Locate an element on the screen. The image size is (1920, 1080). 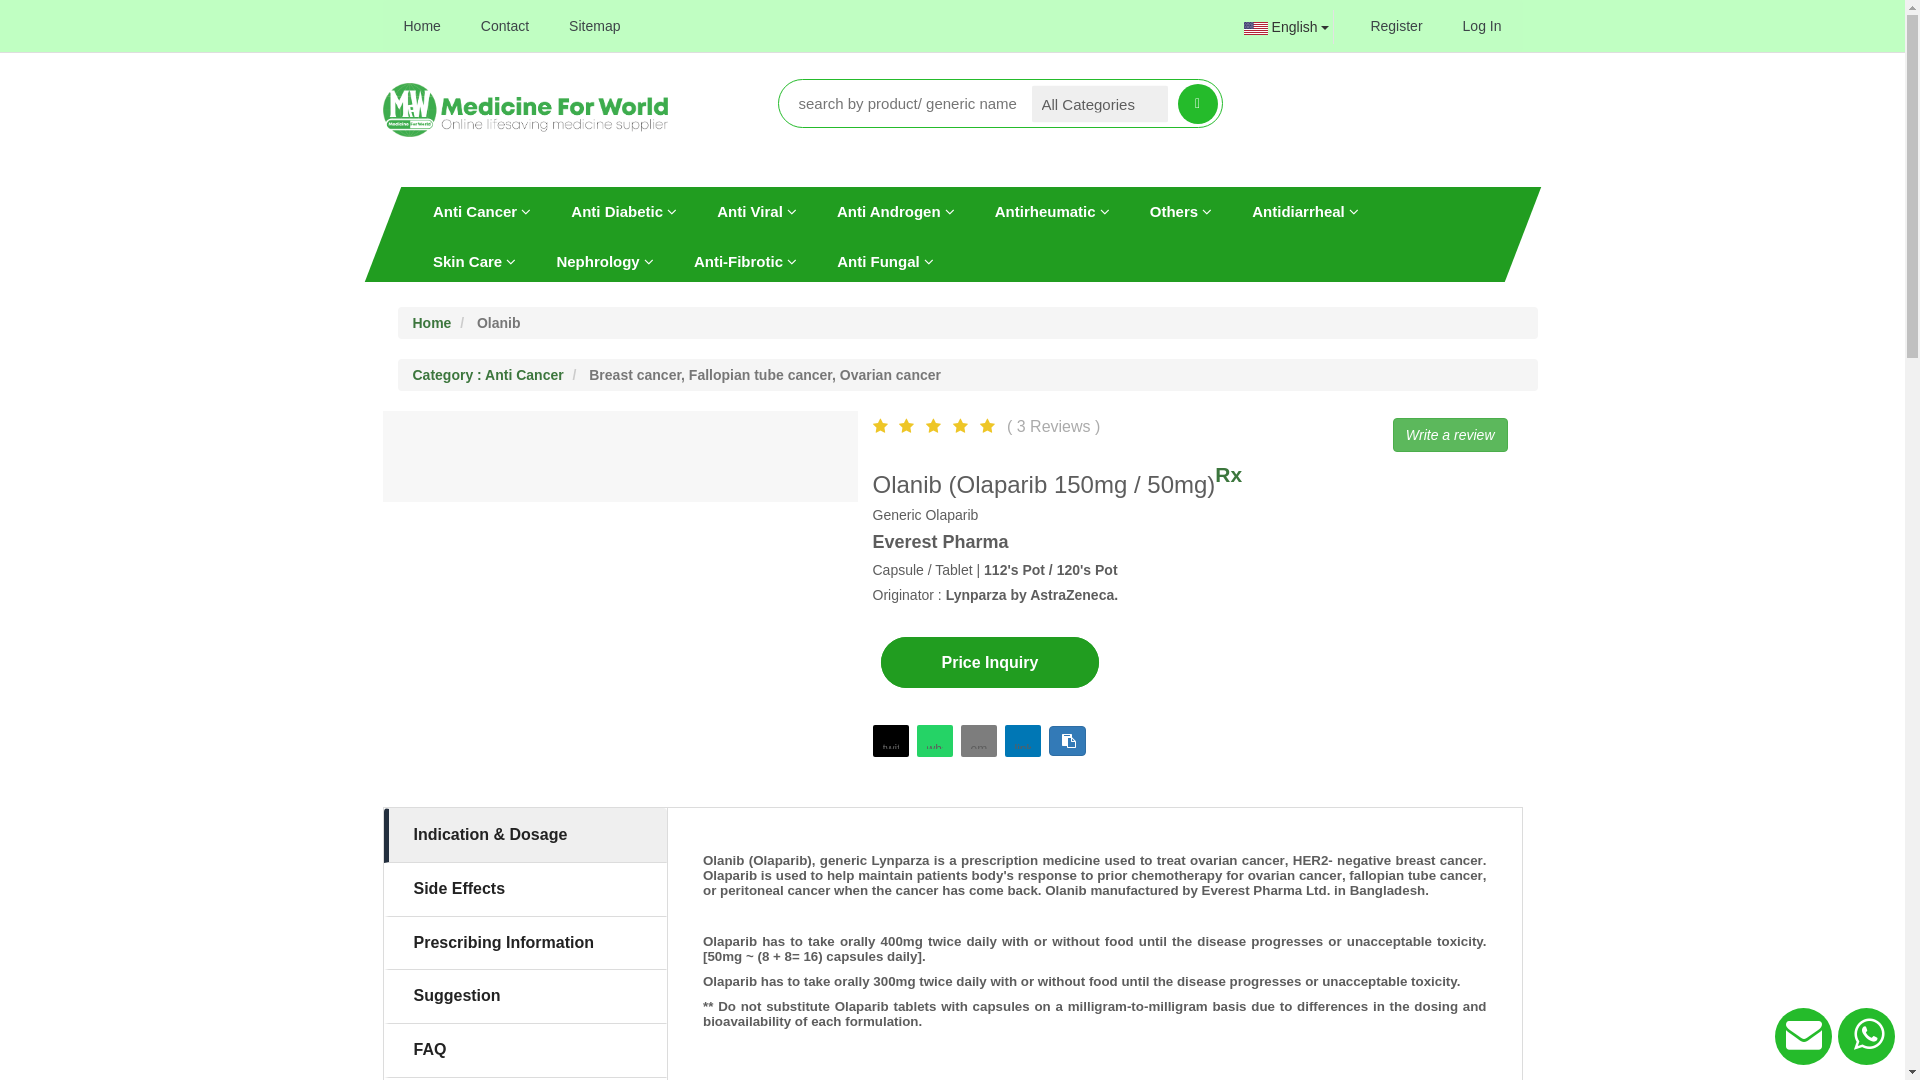
'Contact' is located at coordinates (504, 26).